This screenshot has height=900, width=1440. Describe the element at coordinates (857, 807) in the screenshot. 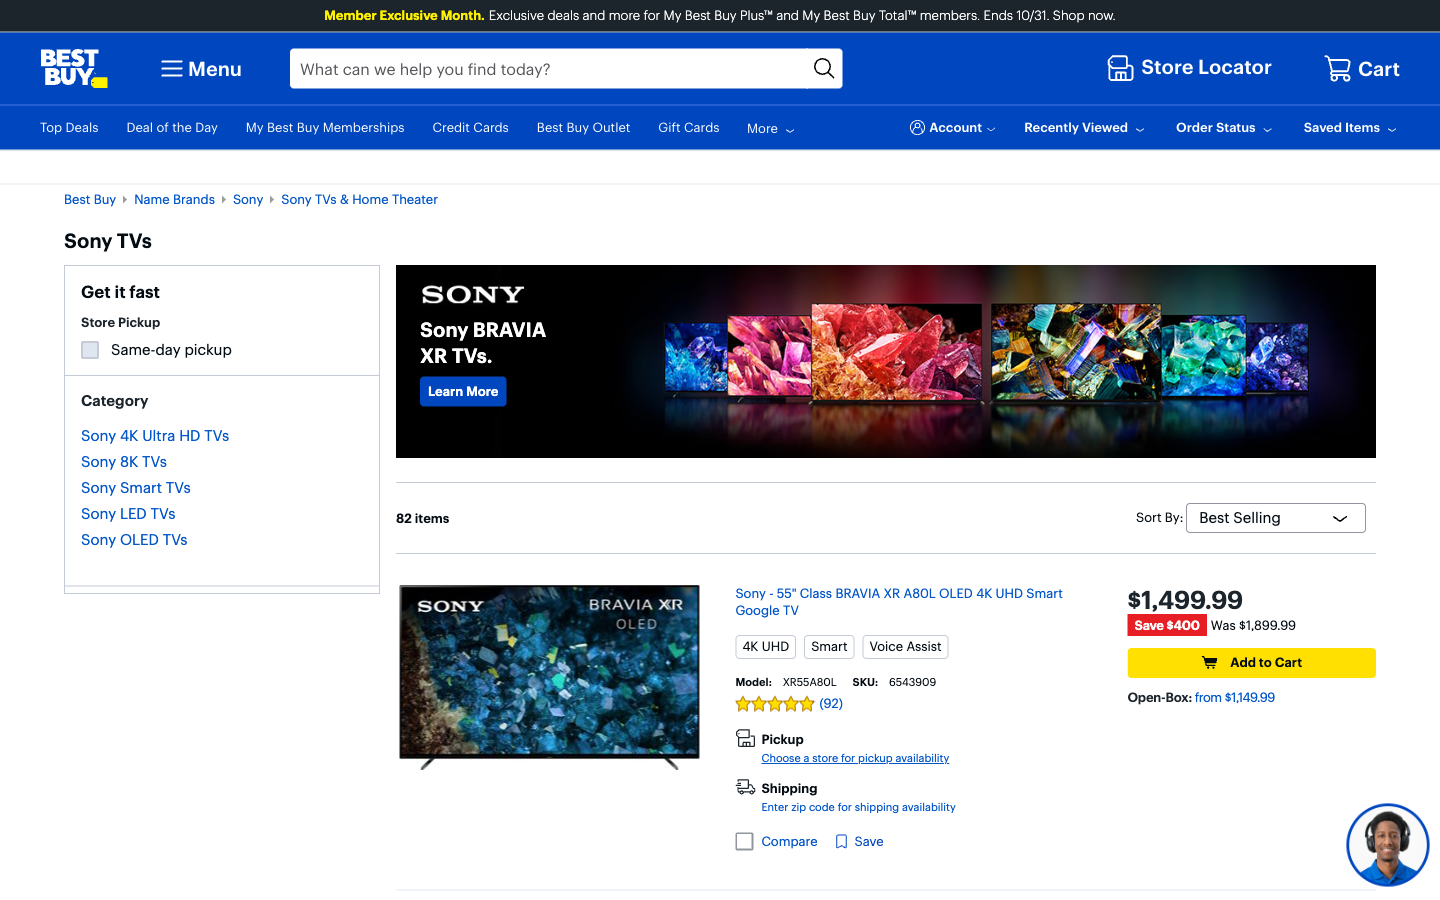

I see `Confirm the delivery availability of the primary TV listed on the page to the area with pin 15217` at that location.